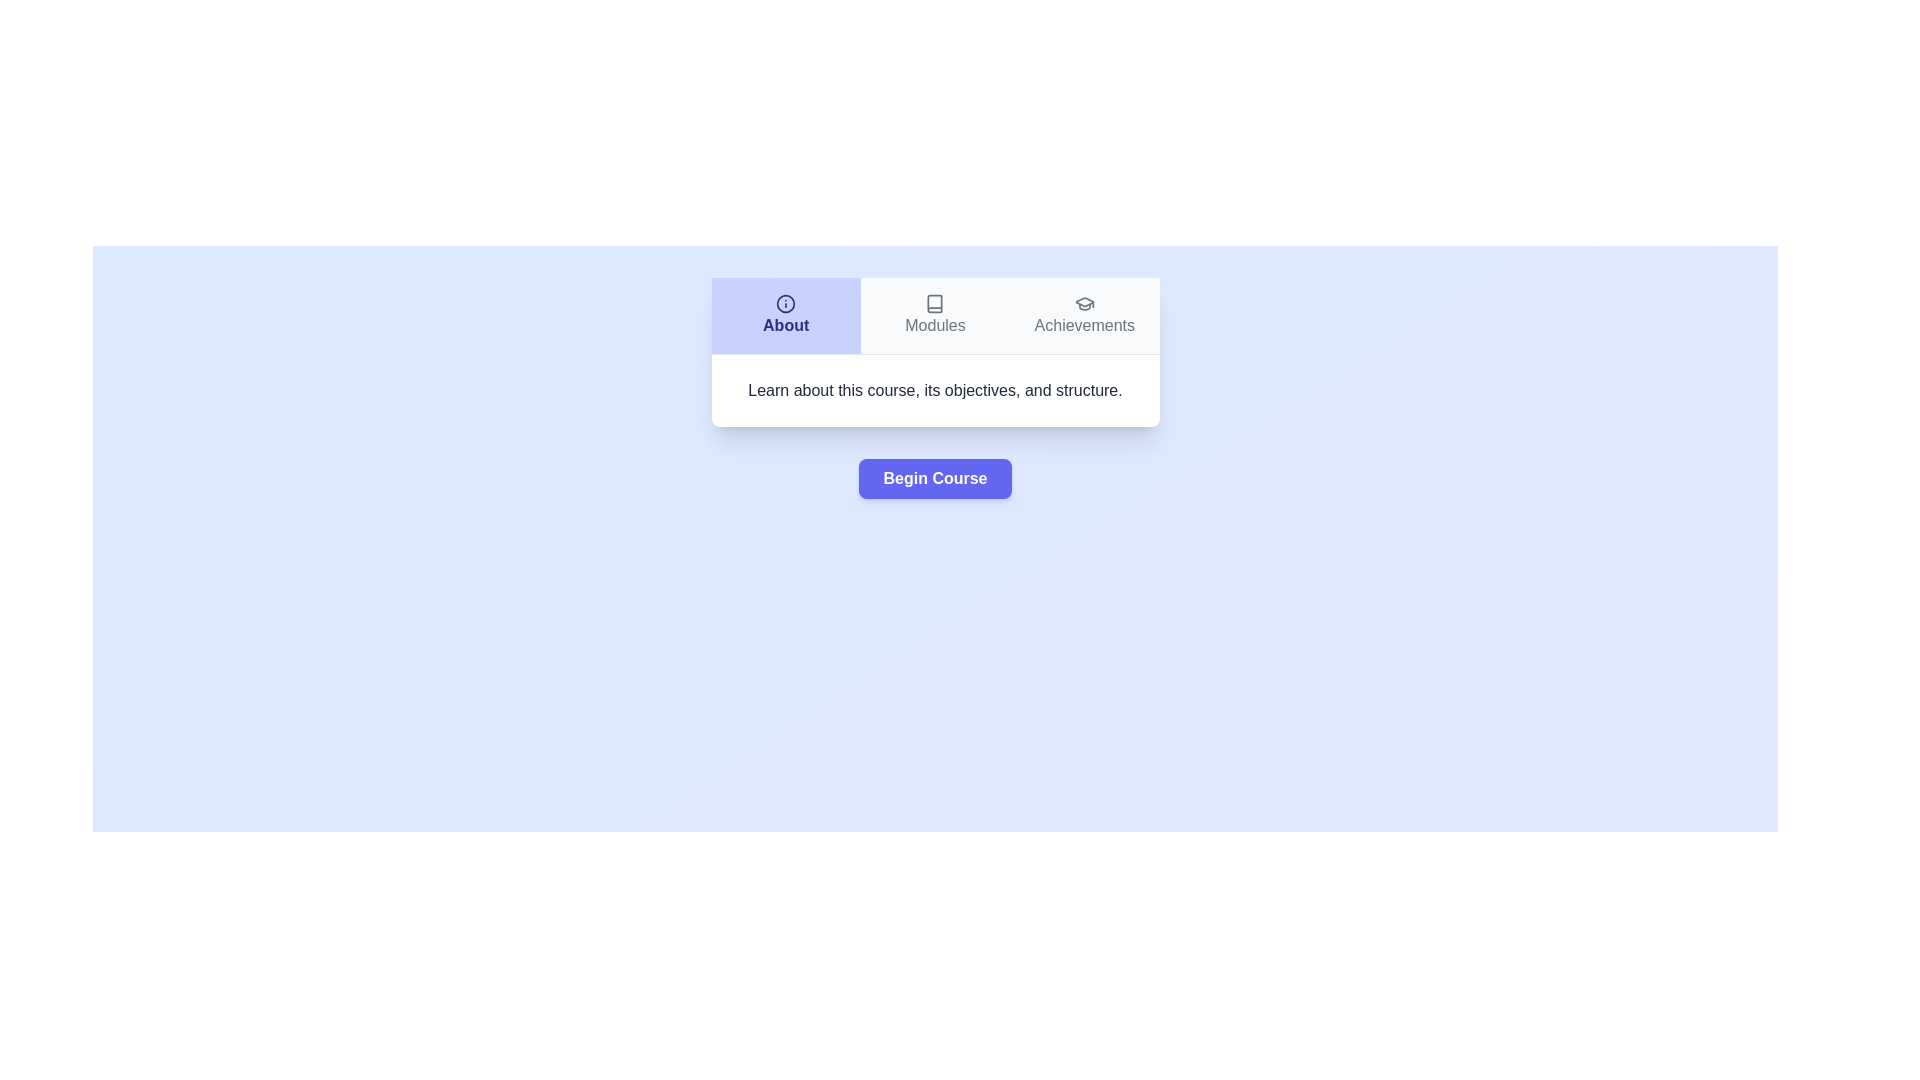 The image size is (1920, 1080). Describe the element at coordinates (934, 478) in the screenshot. I see `'Begin Course' button` at that location.